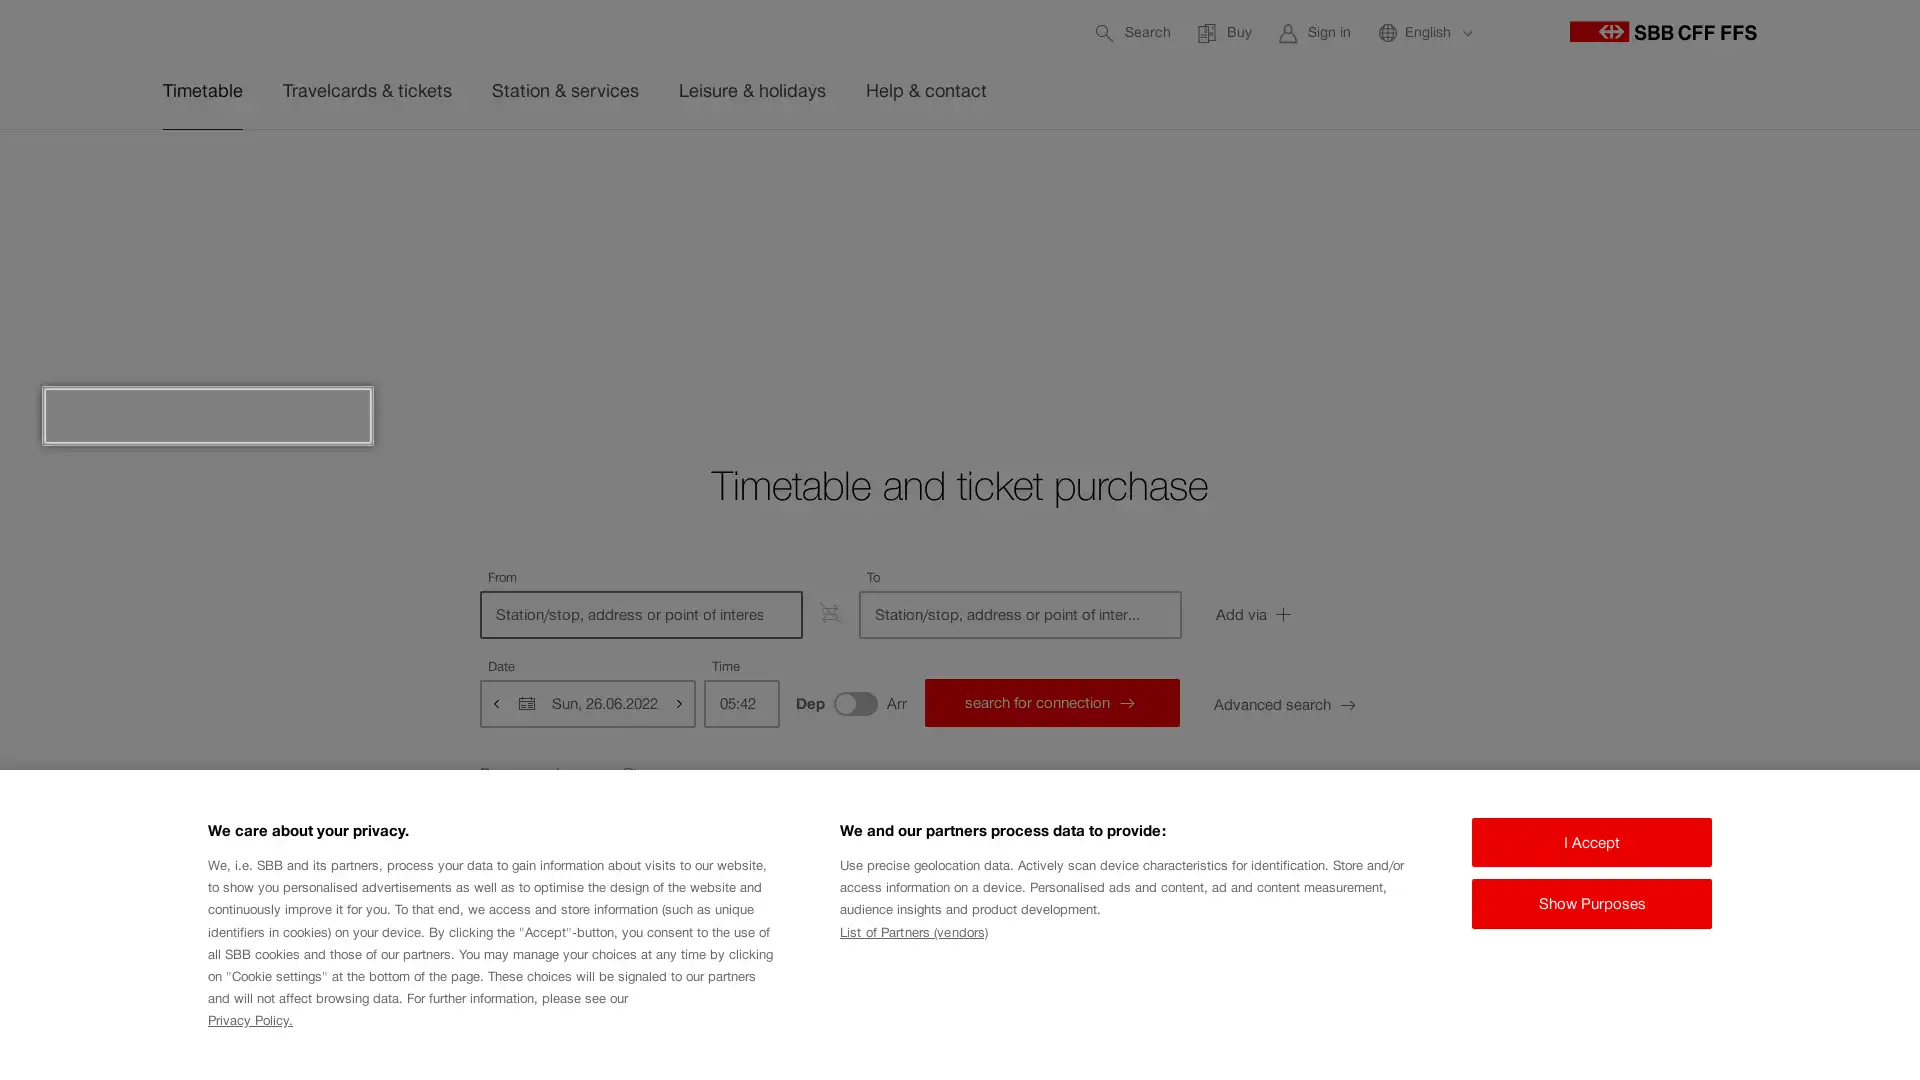 The image size is (1920, 1080). I want to click on Switch to the previous day, so click(497, 701).